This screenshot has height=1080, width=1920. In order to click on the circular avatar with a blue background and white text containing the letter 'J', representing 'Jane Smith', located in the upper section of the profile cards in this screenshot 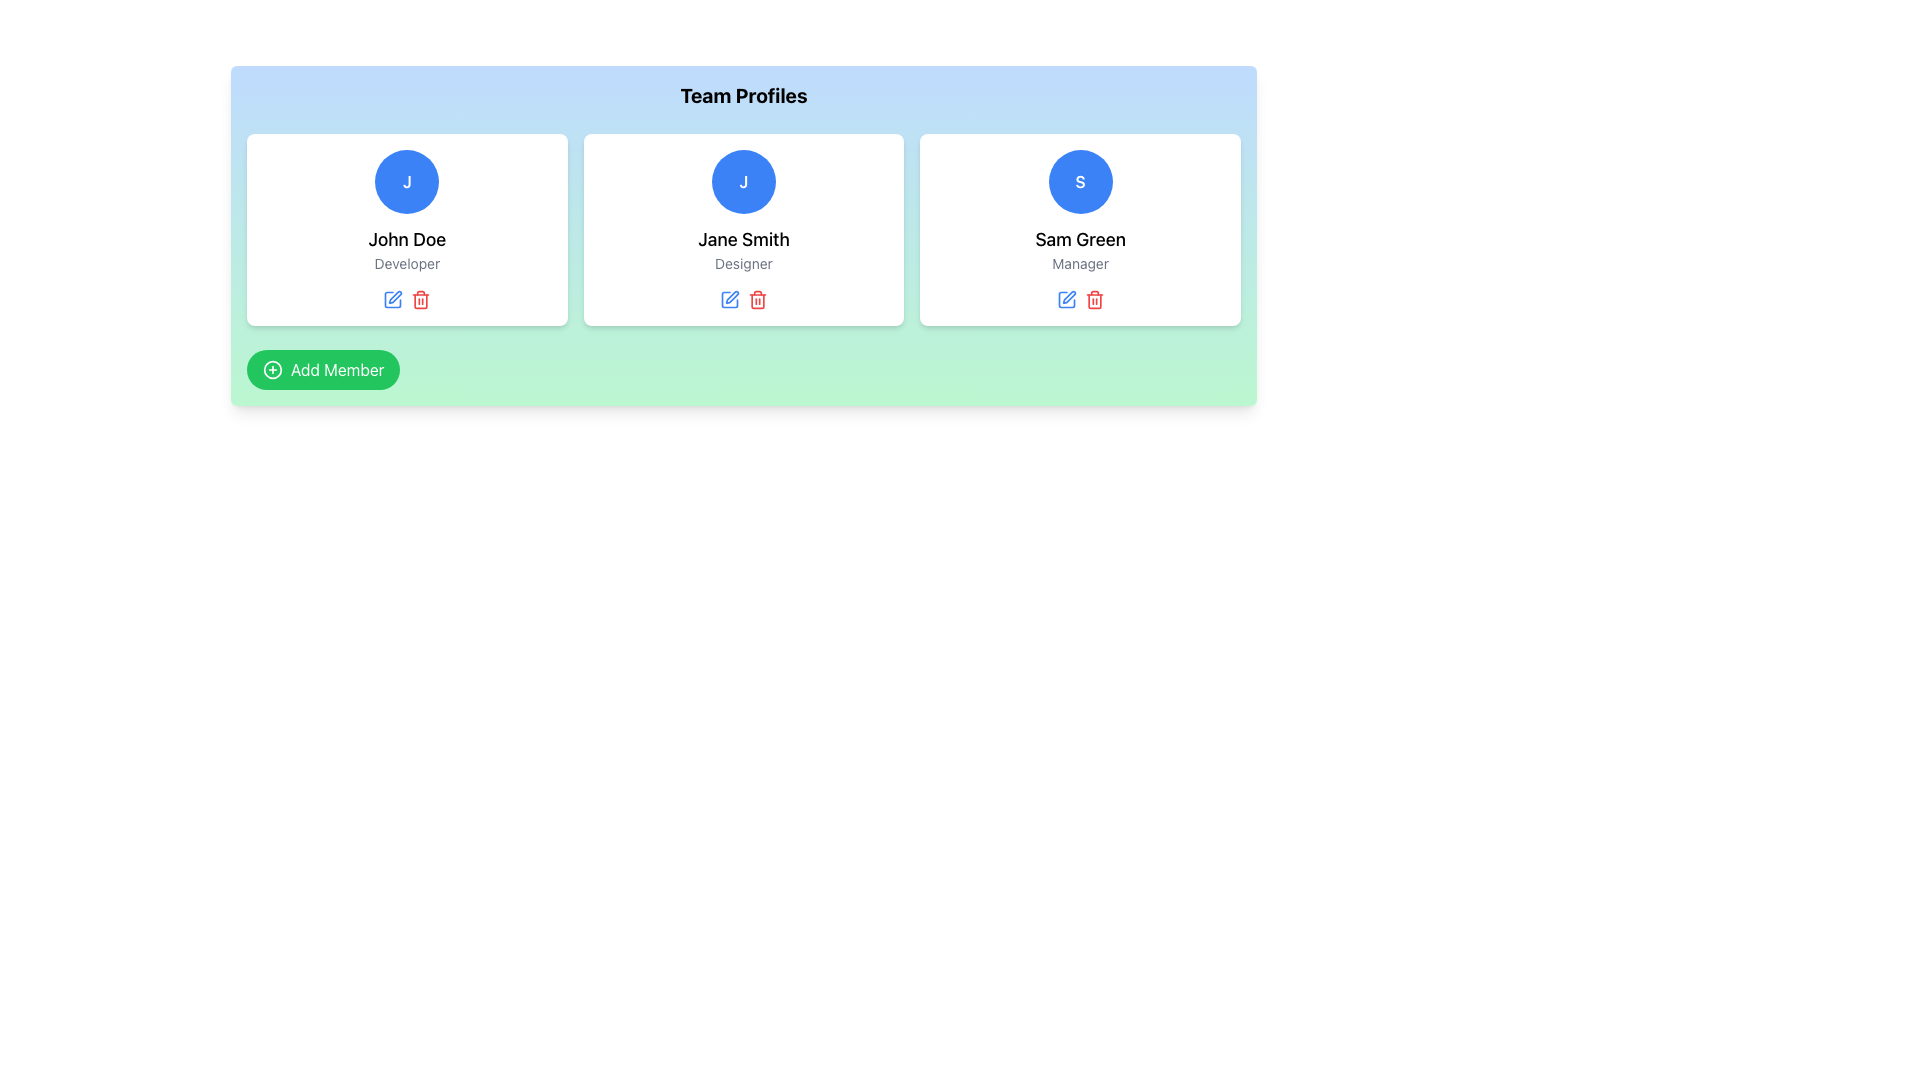, I will do `click(743, 181)`.